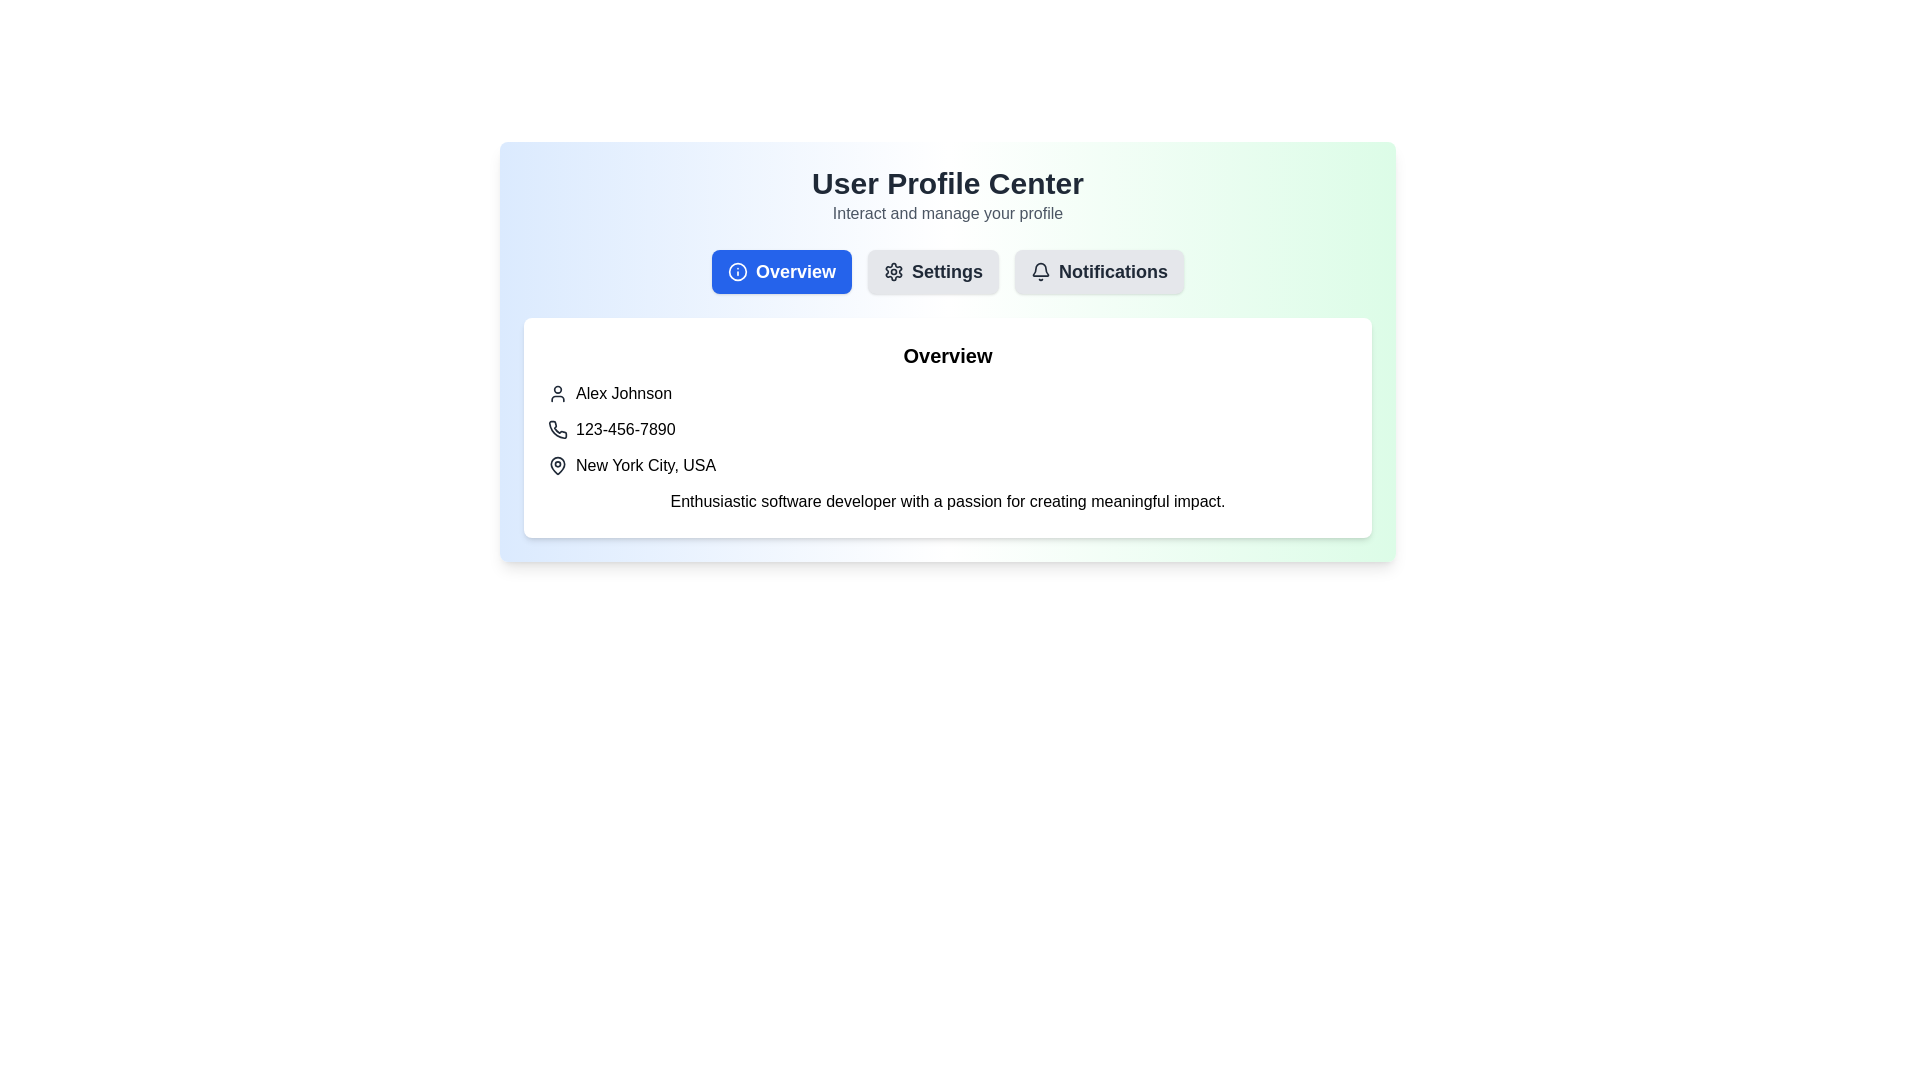 The height and width of the screenshot is (1080, 1920). Describe the element at coordinates (557, 393) in the screenshot. I see `the user profile SVG icon located to the left of the text 'Alex Johnson' in the 'Overview' section of the user profile interface` at that location.